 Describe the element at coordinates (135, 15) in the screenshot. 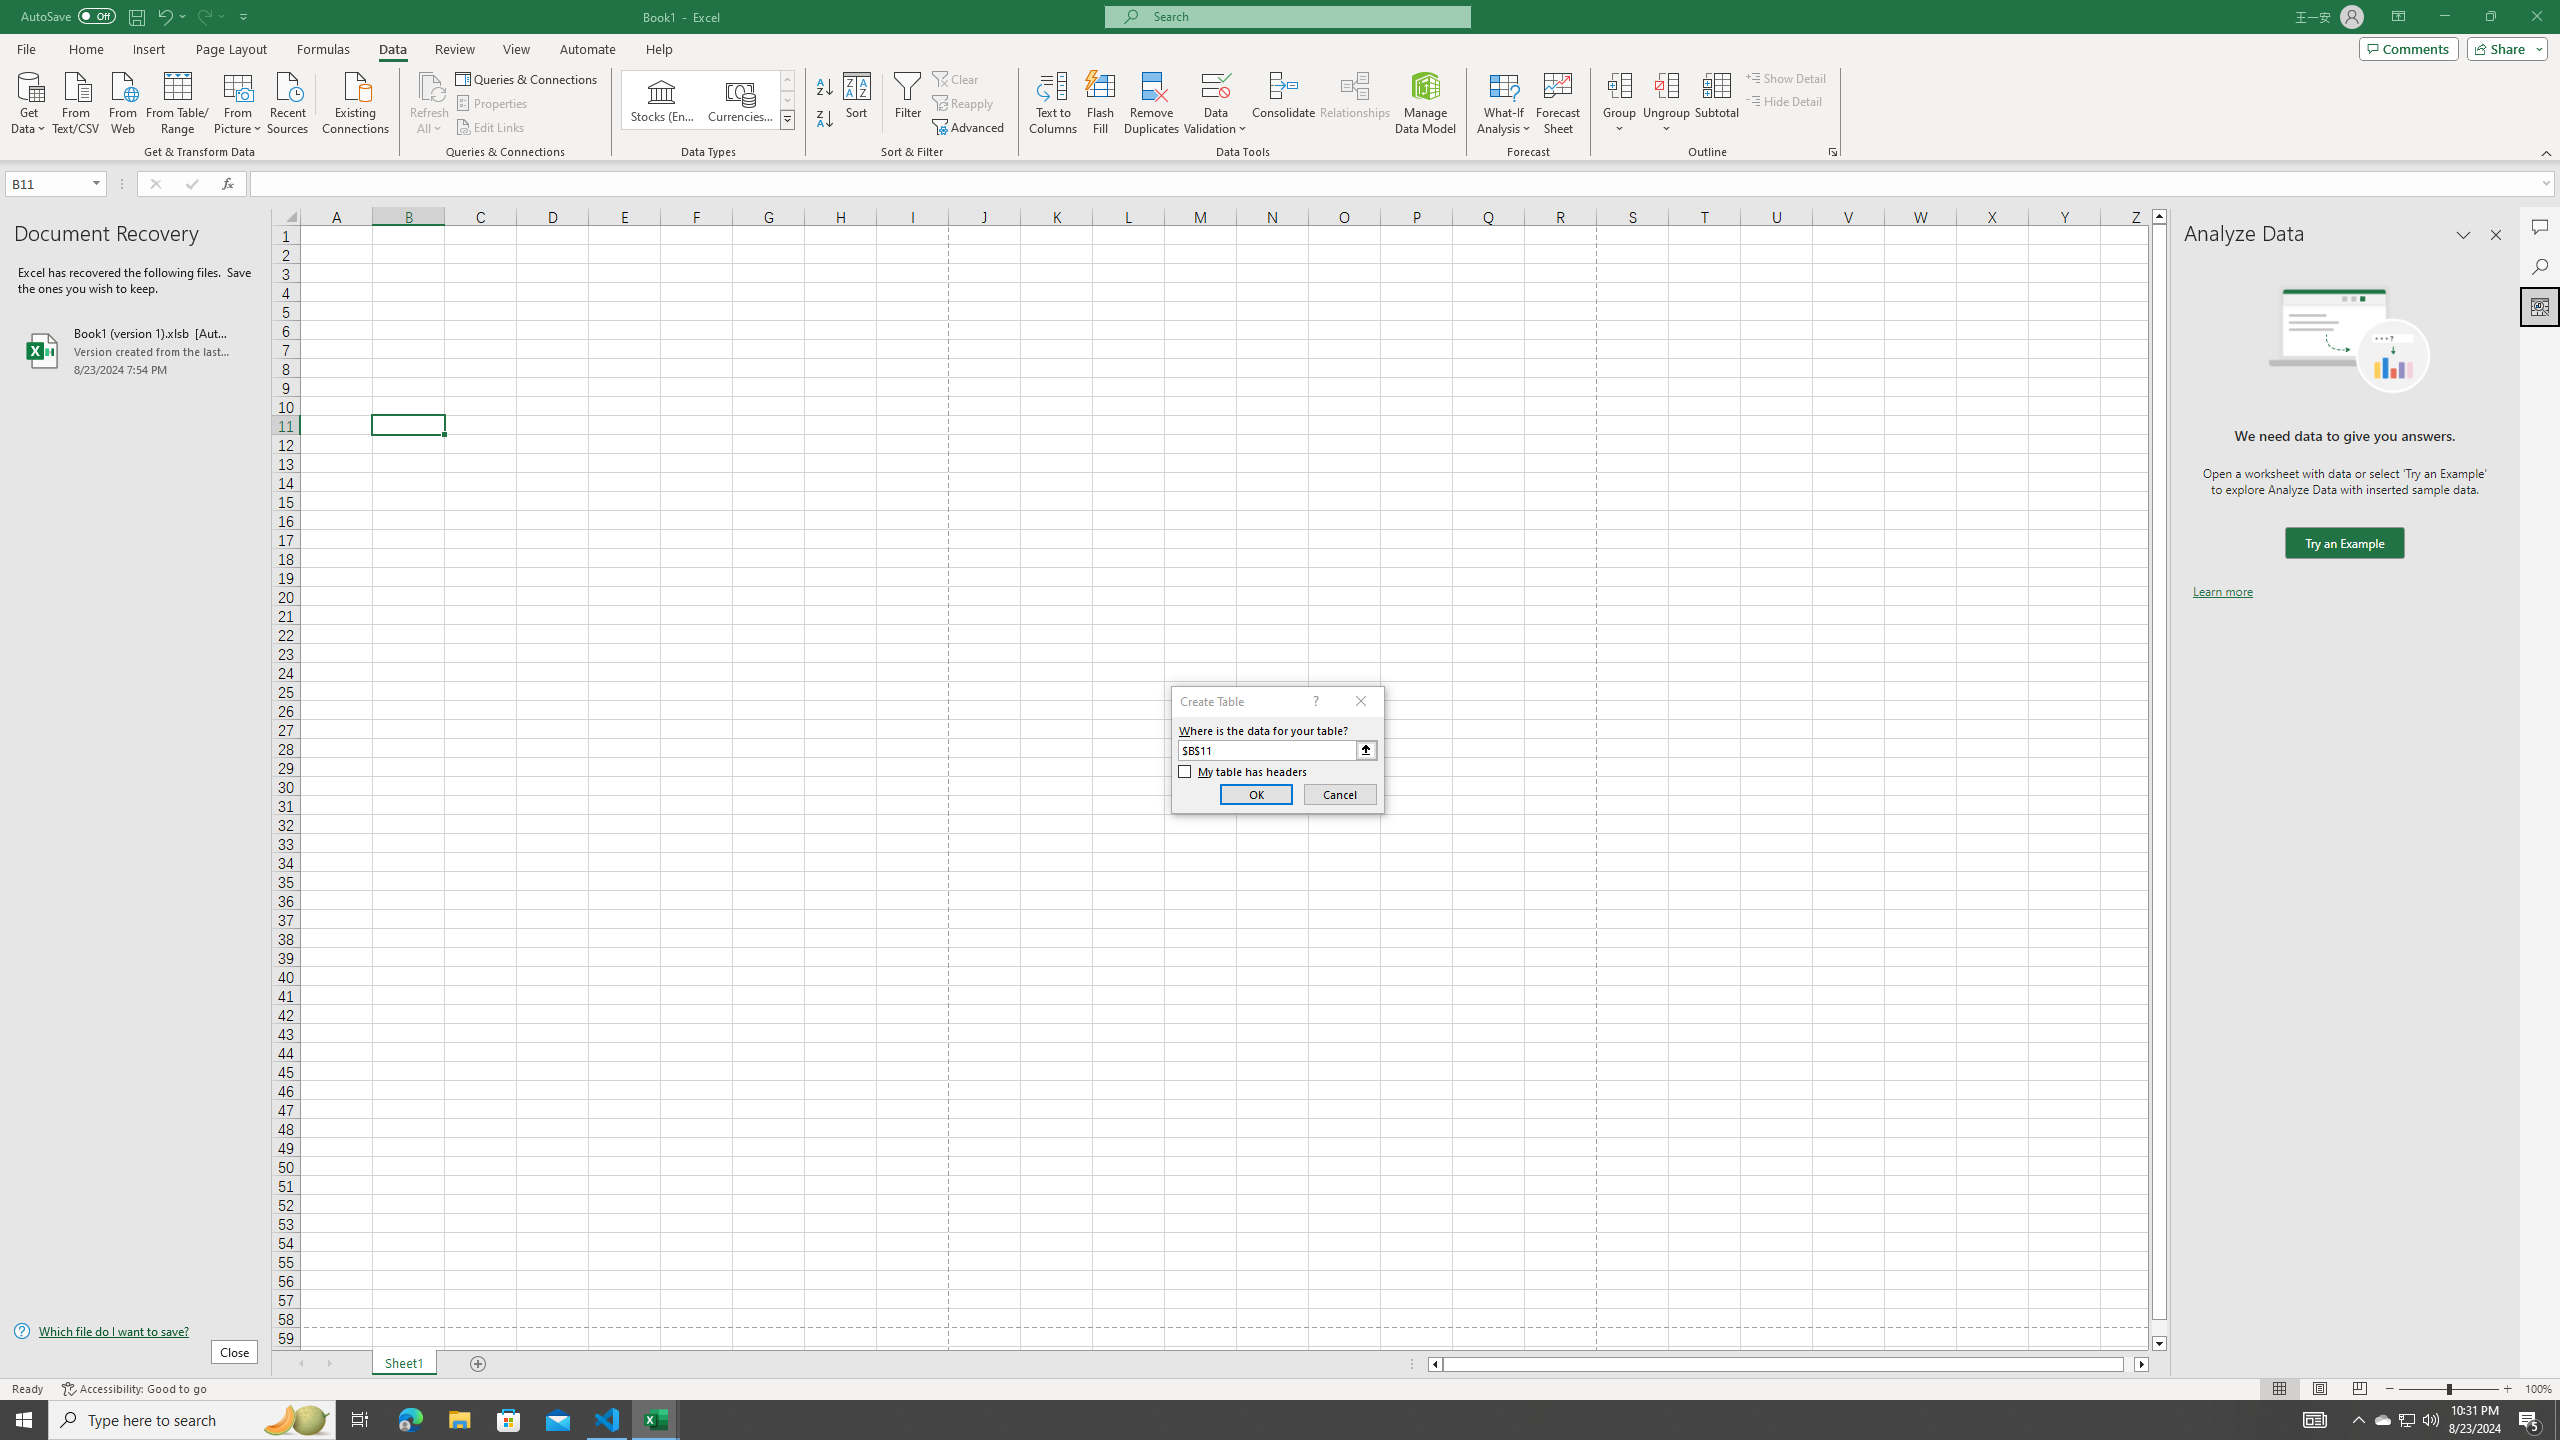

I see `'Save'` at that location.